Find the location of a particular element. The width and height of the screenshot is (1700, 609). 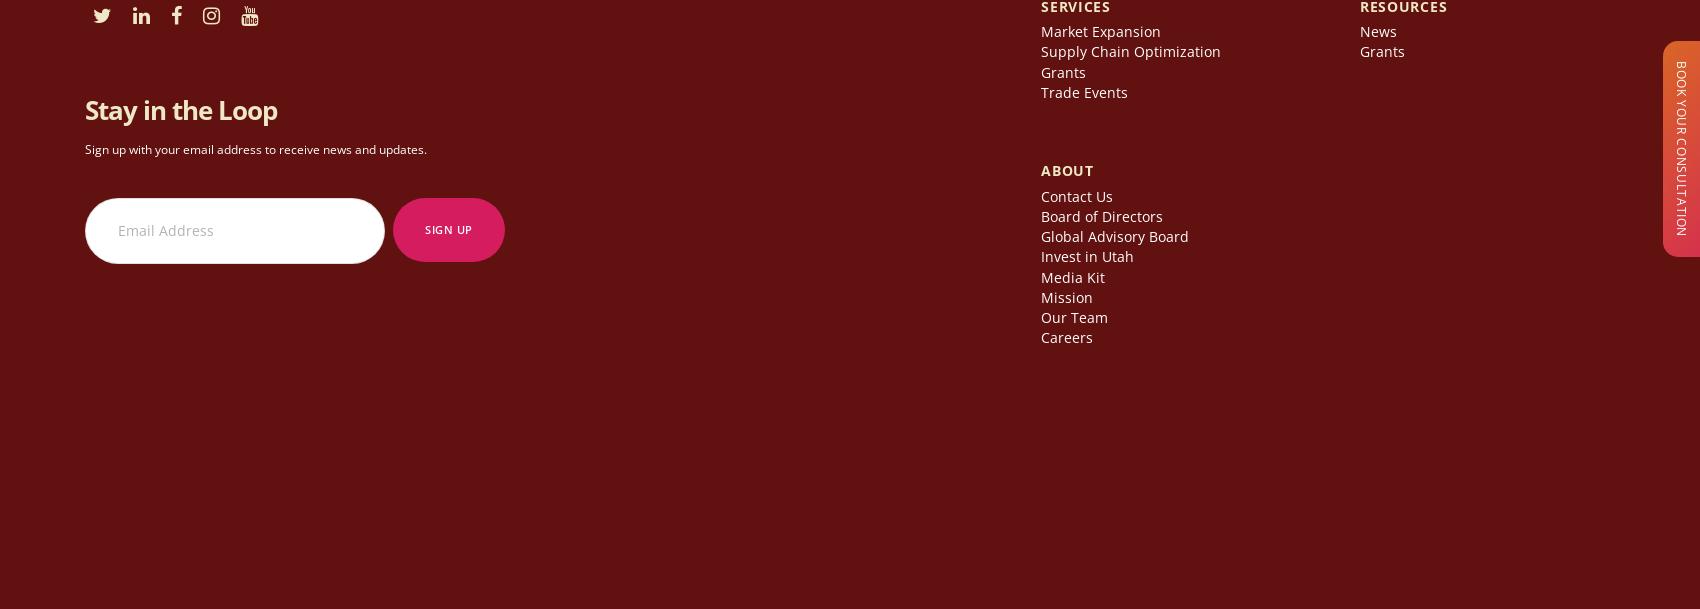

'Copyright © 2023 World Trade Center Utah. All rights reserved.' is located at coordinates (427, 471).